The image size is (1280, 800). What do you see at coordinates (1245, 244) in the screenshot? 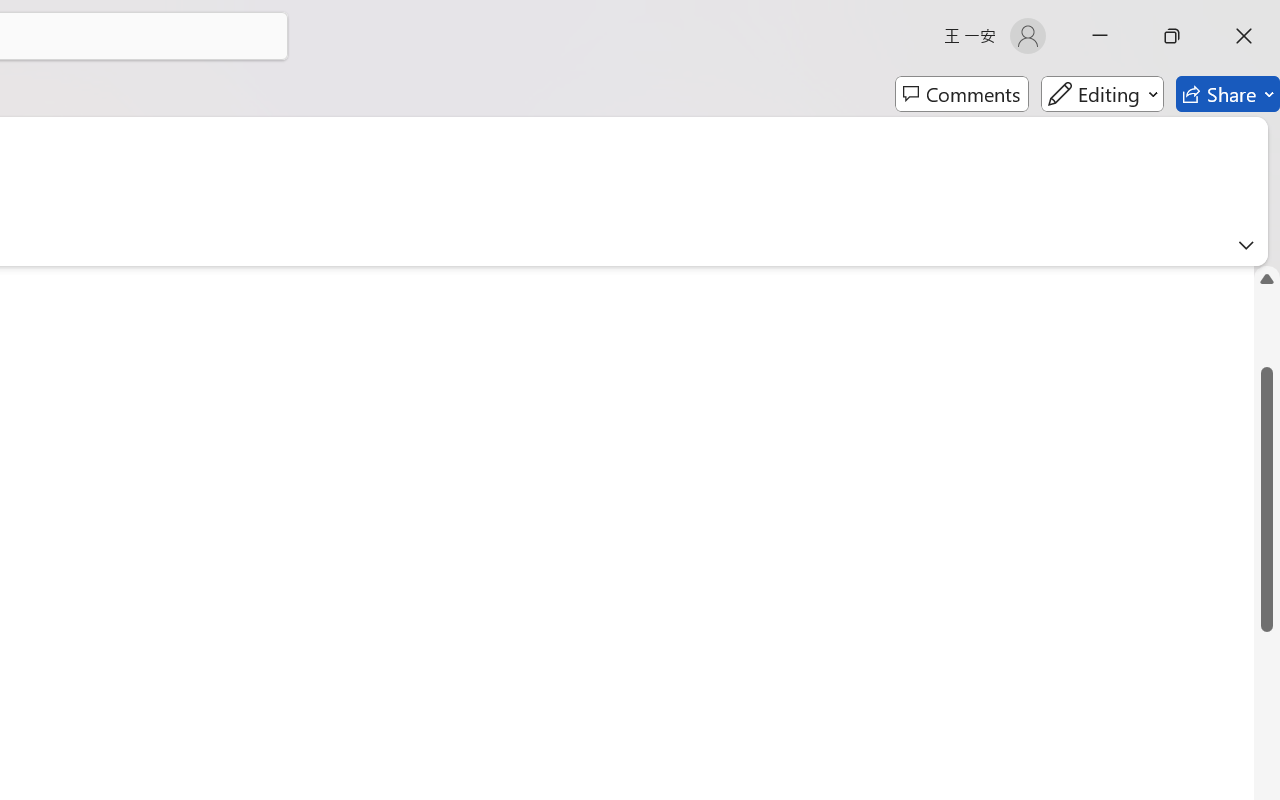
I see `'Ribbon Display Options'` at bounding box center [1245, 244].